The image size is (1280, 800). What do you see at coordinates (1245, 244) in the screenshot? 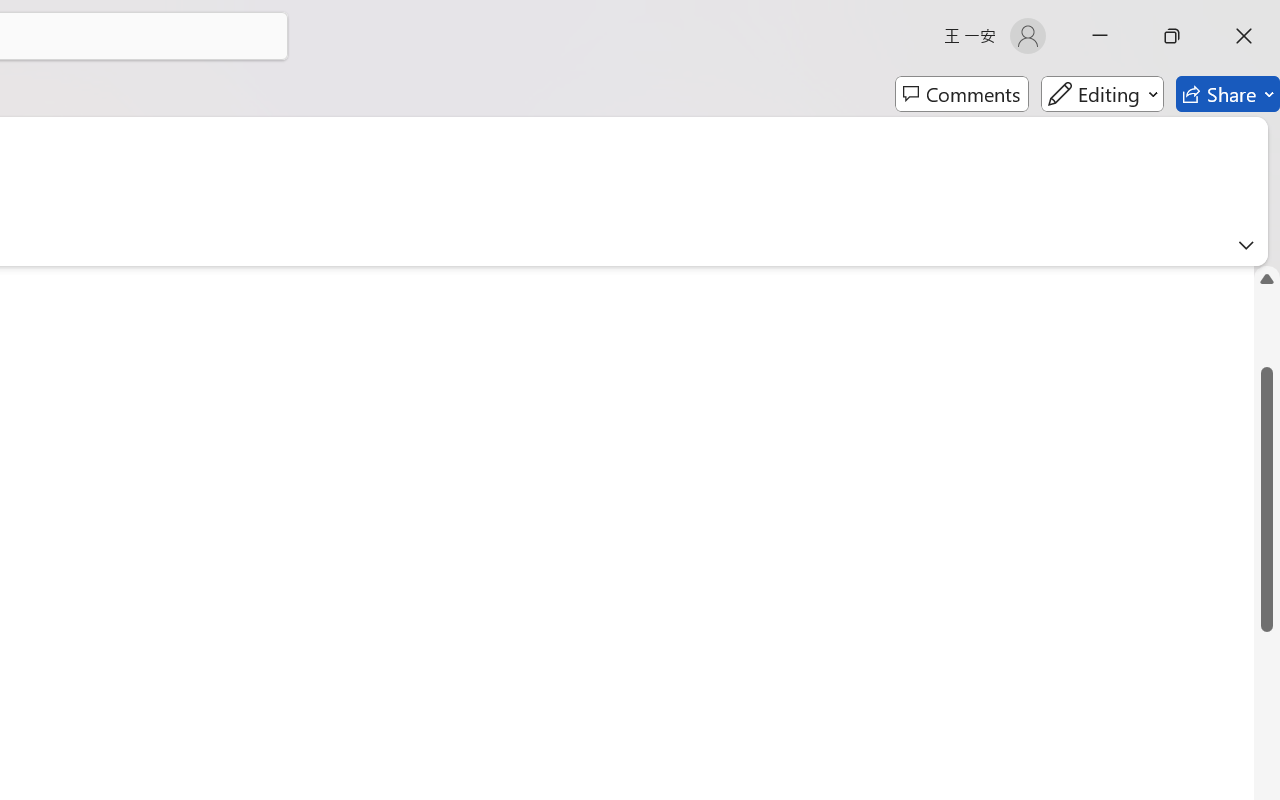
I see `'Ribbon Display Options'` at bounding box center [1245, 244].